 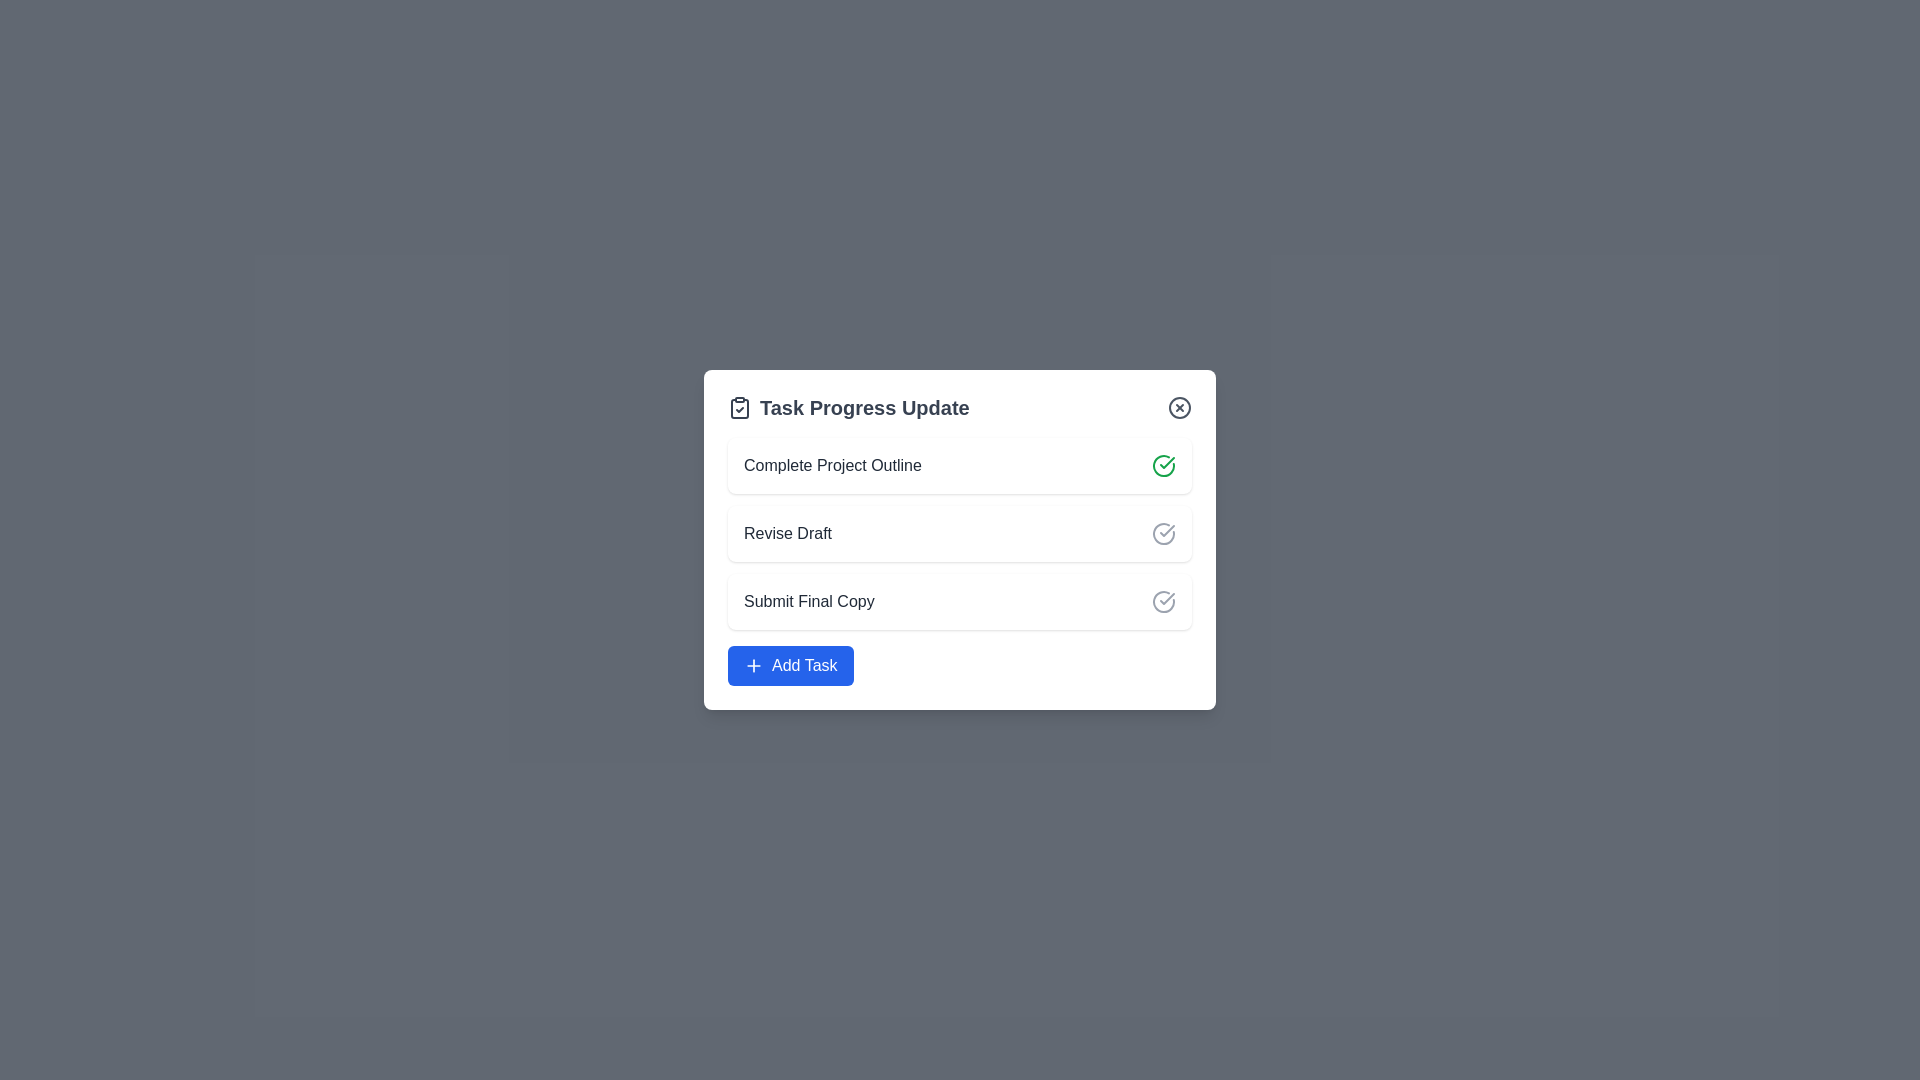 What do you see at coordinates (1163, 532) in the screenshot?
I see `the completion status icon for the 'Revise Draft' task, which is located to the right of the textual label within the second list item of the task interface` at bounding box center [1163, 532].